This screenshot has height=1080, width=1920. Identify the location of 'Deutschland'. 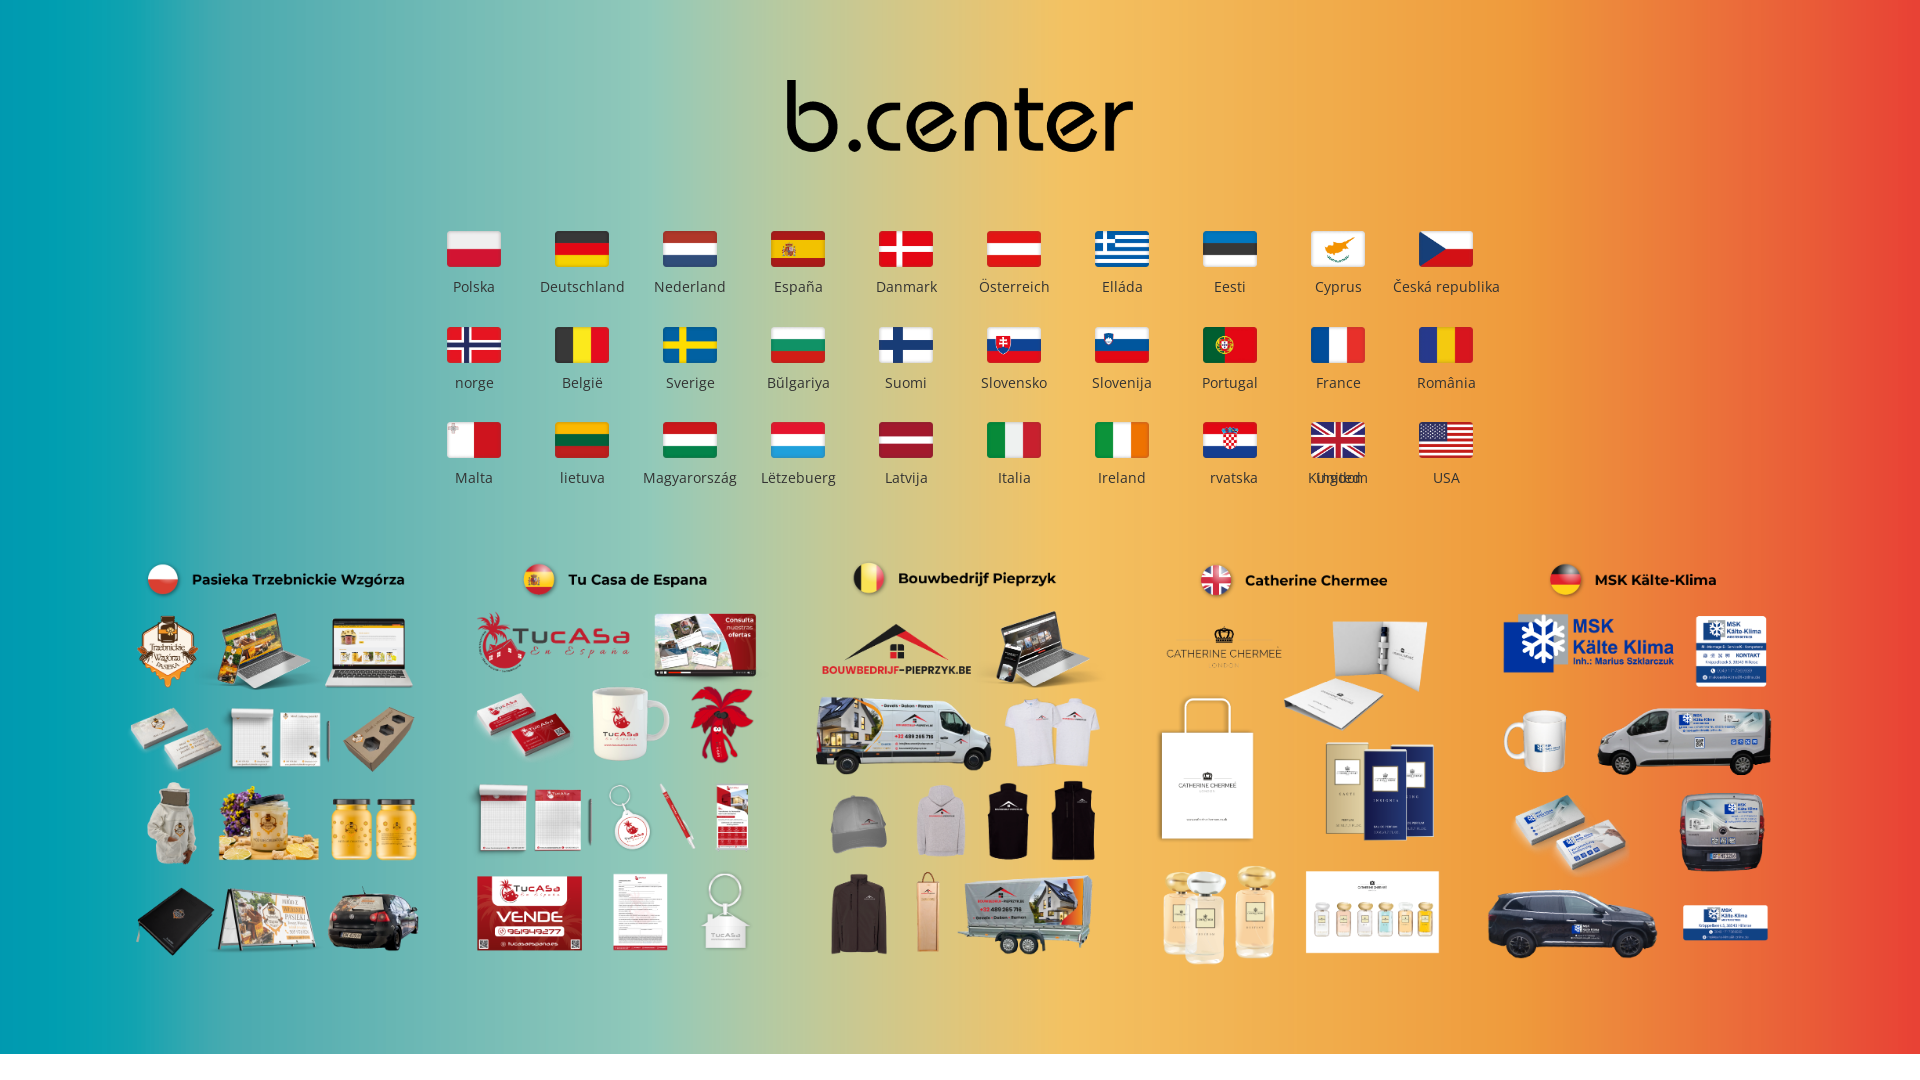
(581, 286).